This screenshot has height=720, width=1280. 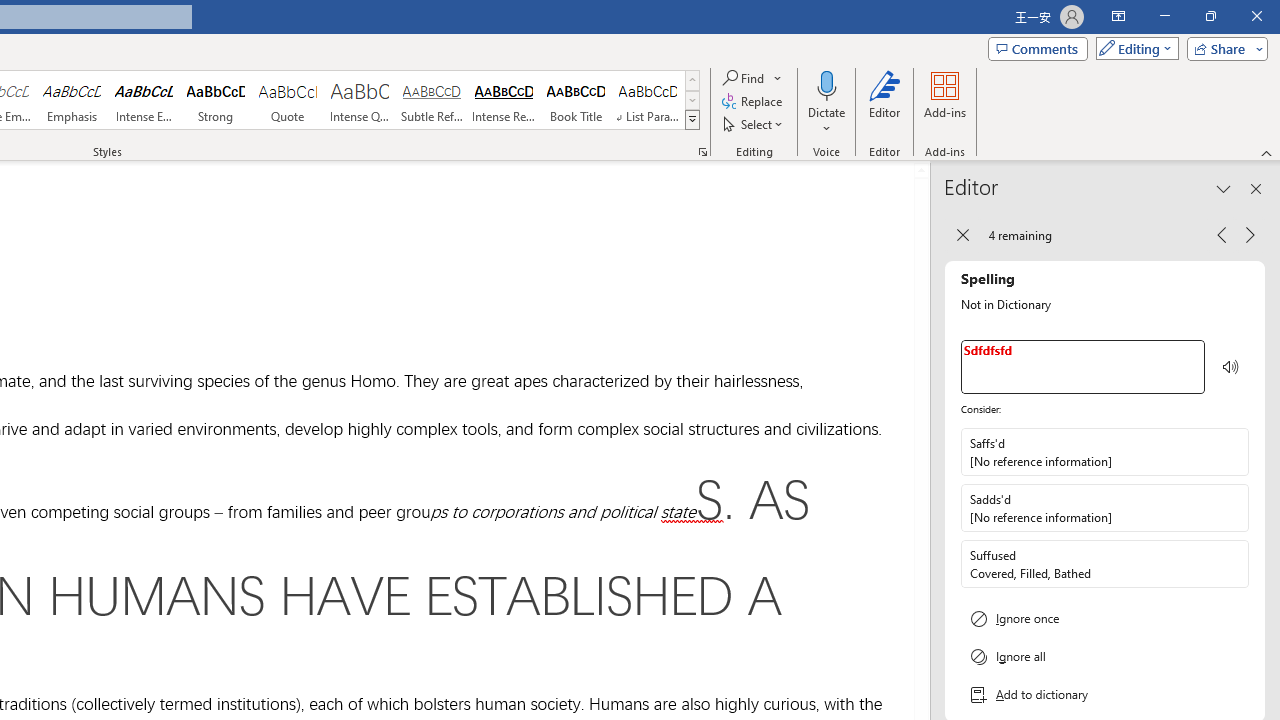 What do you see at coordinates (826, 103) in the screenshot?
I see `'Dictate'` at bounding box center [826, 103].